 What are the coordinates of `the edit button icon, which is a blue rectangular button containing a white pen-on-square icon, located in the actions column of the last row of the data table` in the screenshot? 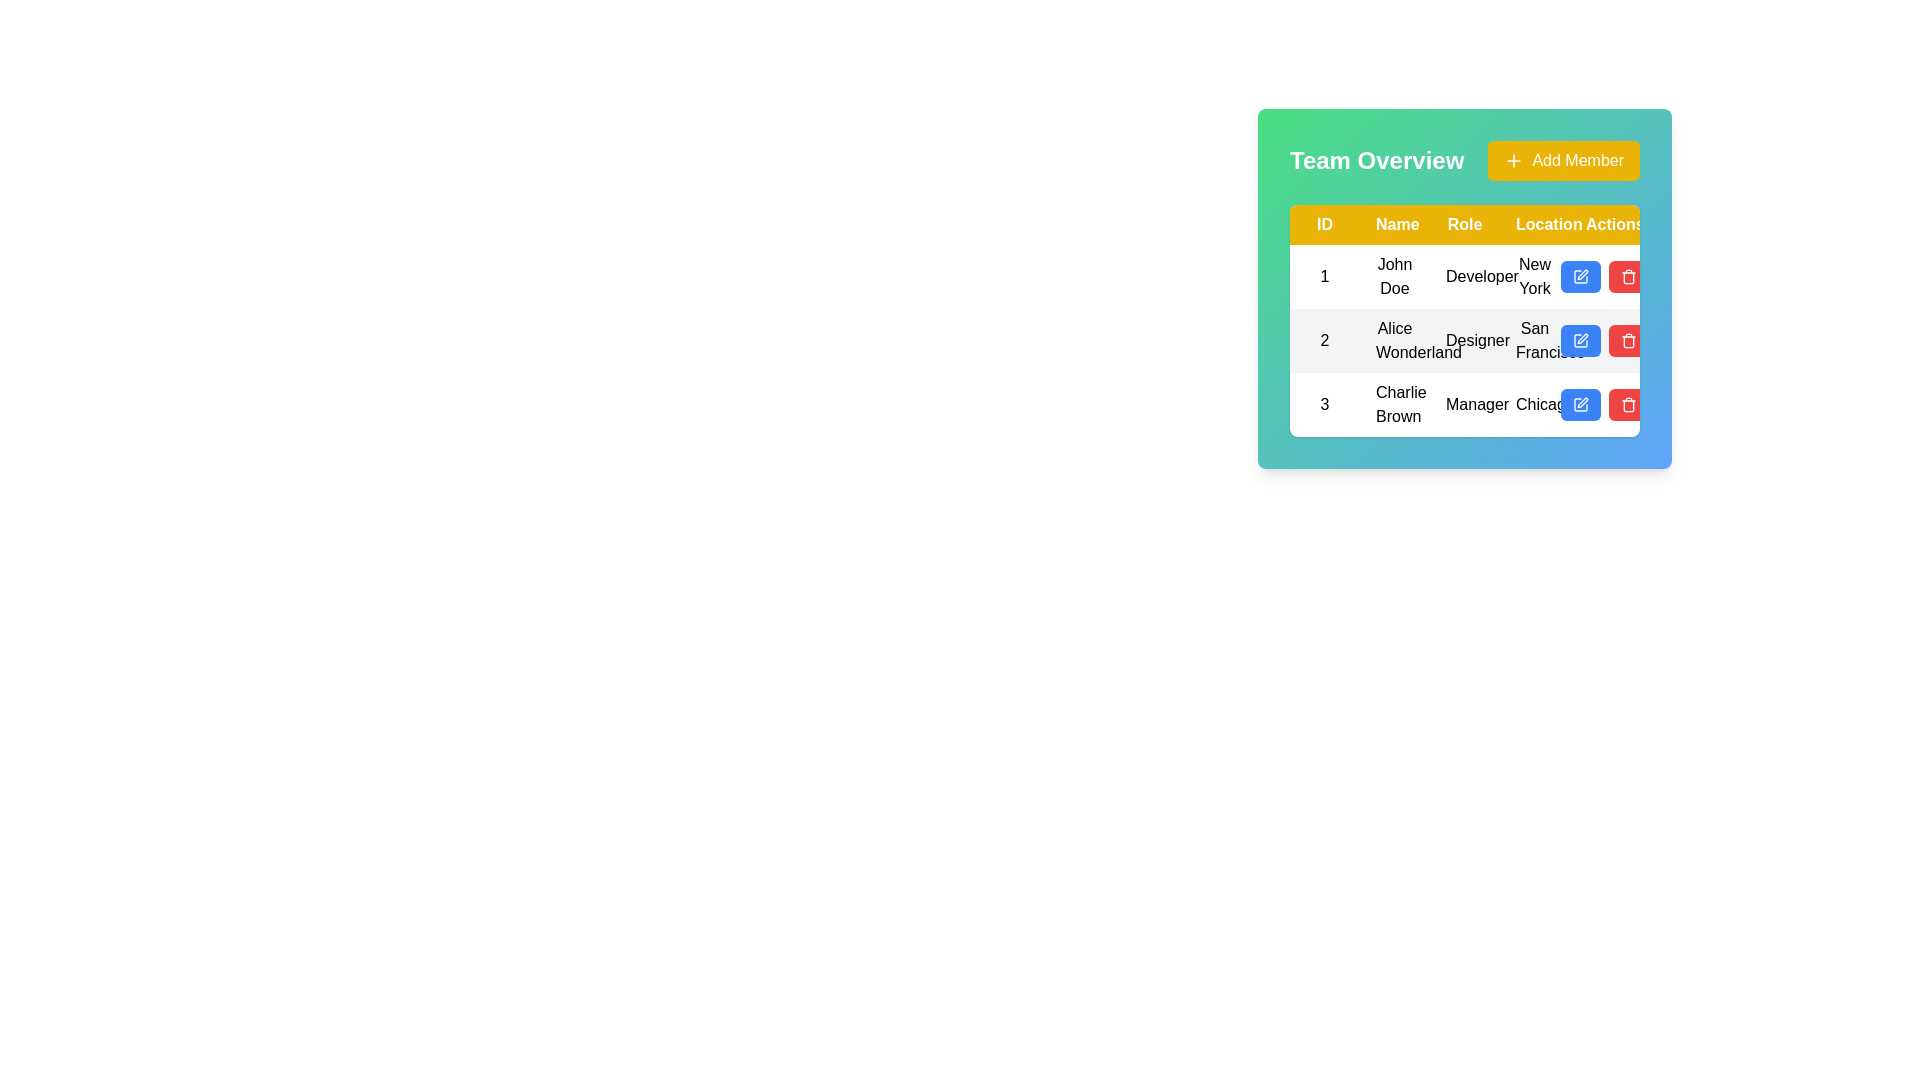 It's located at (1579, 405).